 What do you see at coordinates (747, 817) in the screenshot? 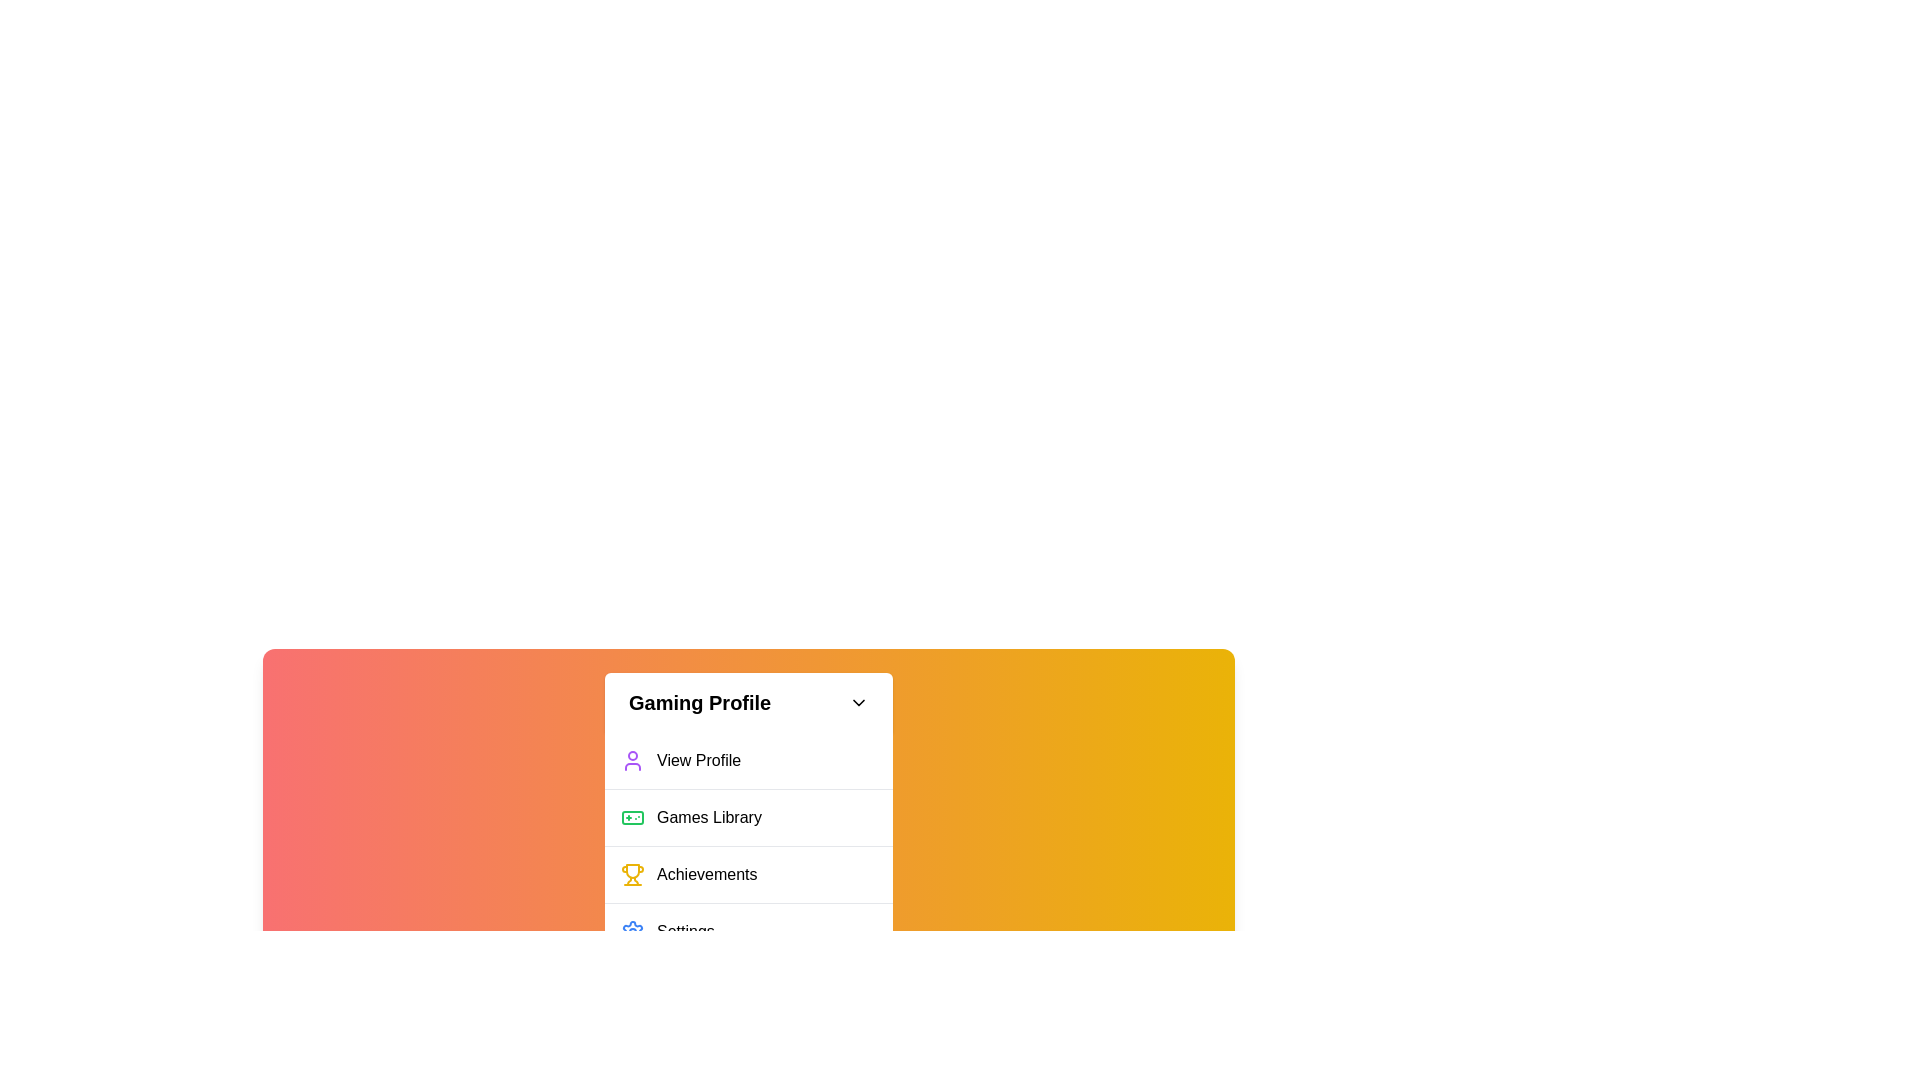
I see `the 'Games Library' option in the menu` at bounding box center [747, 817].